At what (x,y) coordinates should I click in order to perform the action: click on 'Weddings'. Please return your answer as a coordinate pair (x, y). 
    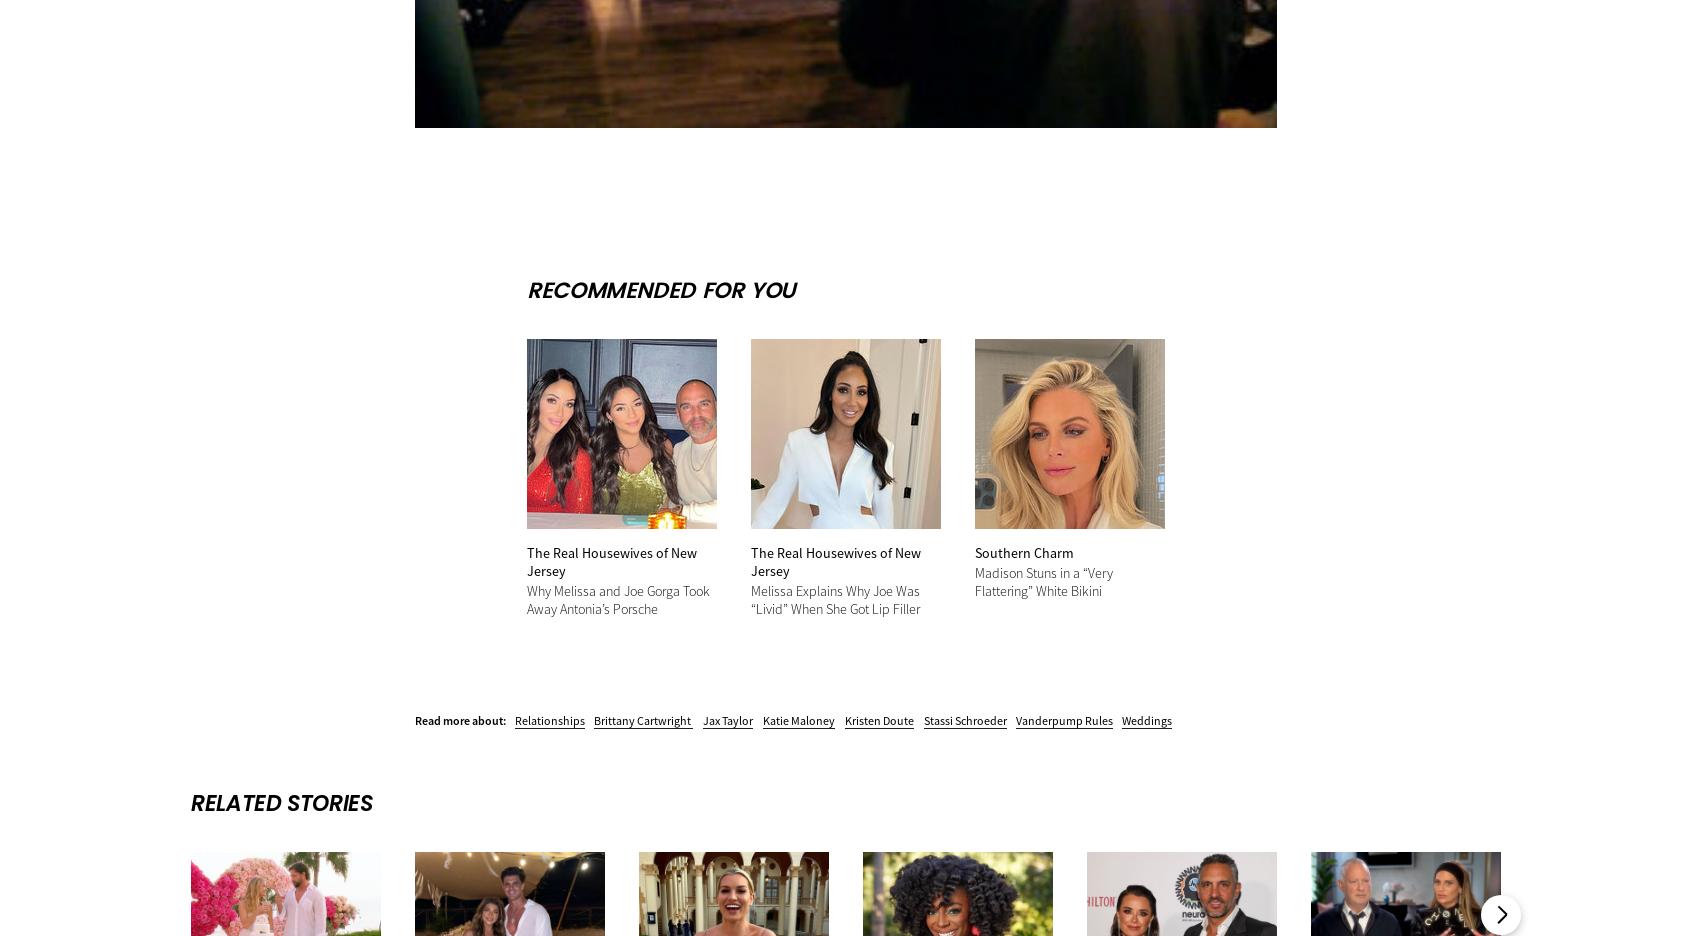
    Looking at the image, I should click on (1146, 718).